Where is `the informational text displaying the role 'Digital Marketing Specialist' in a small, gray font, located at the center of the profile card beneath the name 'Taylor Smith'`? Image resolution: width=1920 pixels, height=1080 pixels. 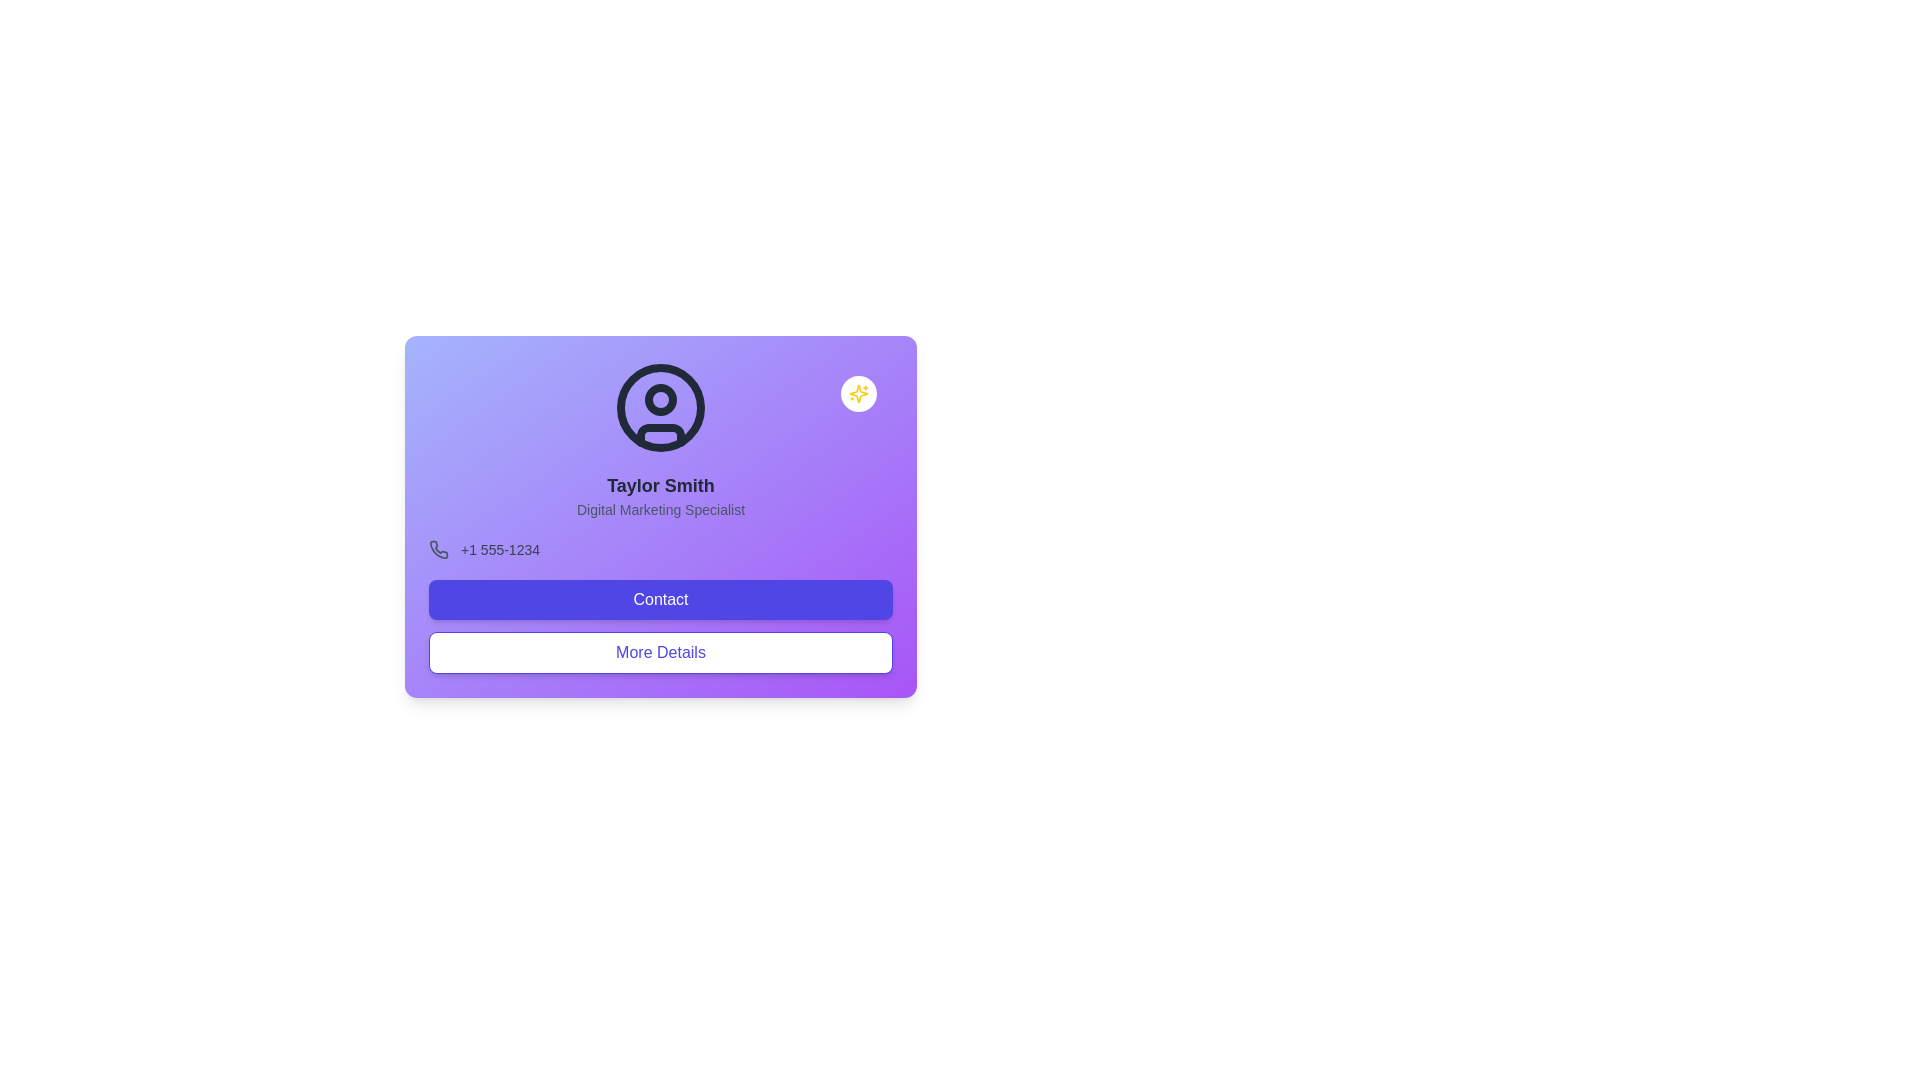 the informational text displaying the role 'Digital Marketing Specialist' in a small, gray font, located at the center of the profile card beneath the name 'Taylor Smith' is located at coordinates (661, 508).